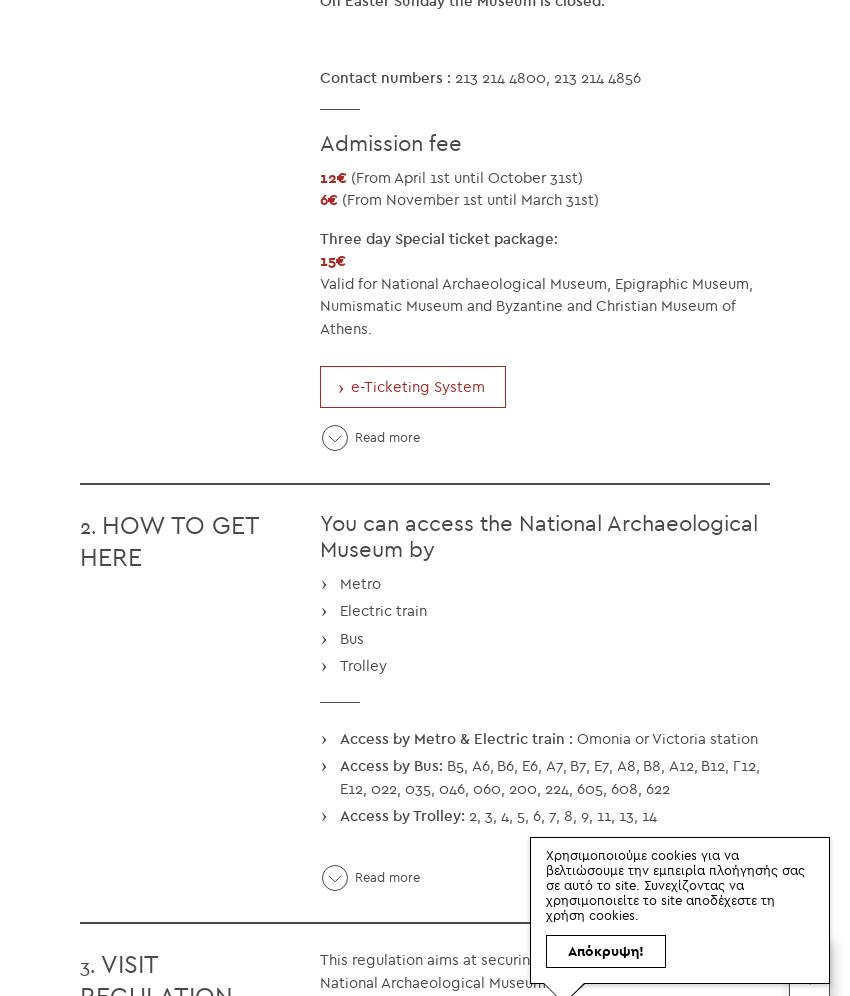  Describe the element at coordinates (328, 176) in the screenshot. I see `'12'` at that location.